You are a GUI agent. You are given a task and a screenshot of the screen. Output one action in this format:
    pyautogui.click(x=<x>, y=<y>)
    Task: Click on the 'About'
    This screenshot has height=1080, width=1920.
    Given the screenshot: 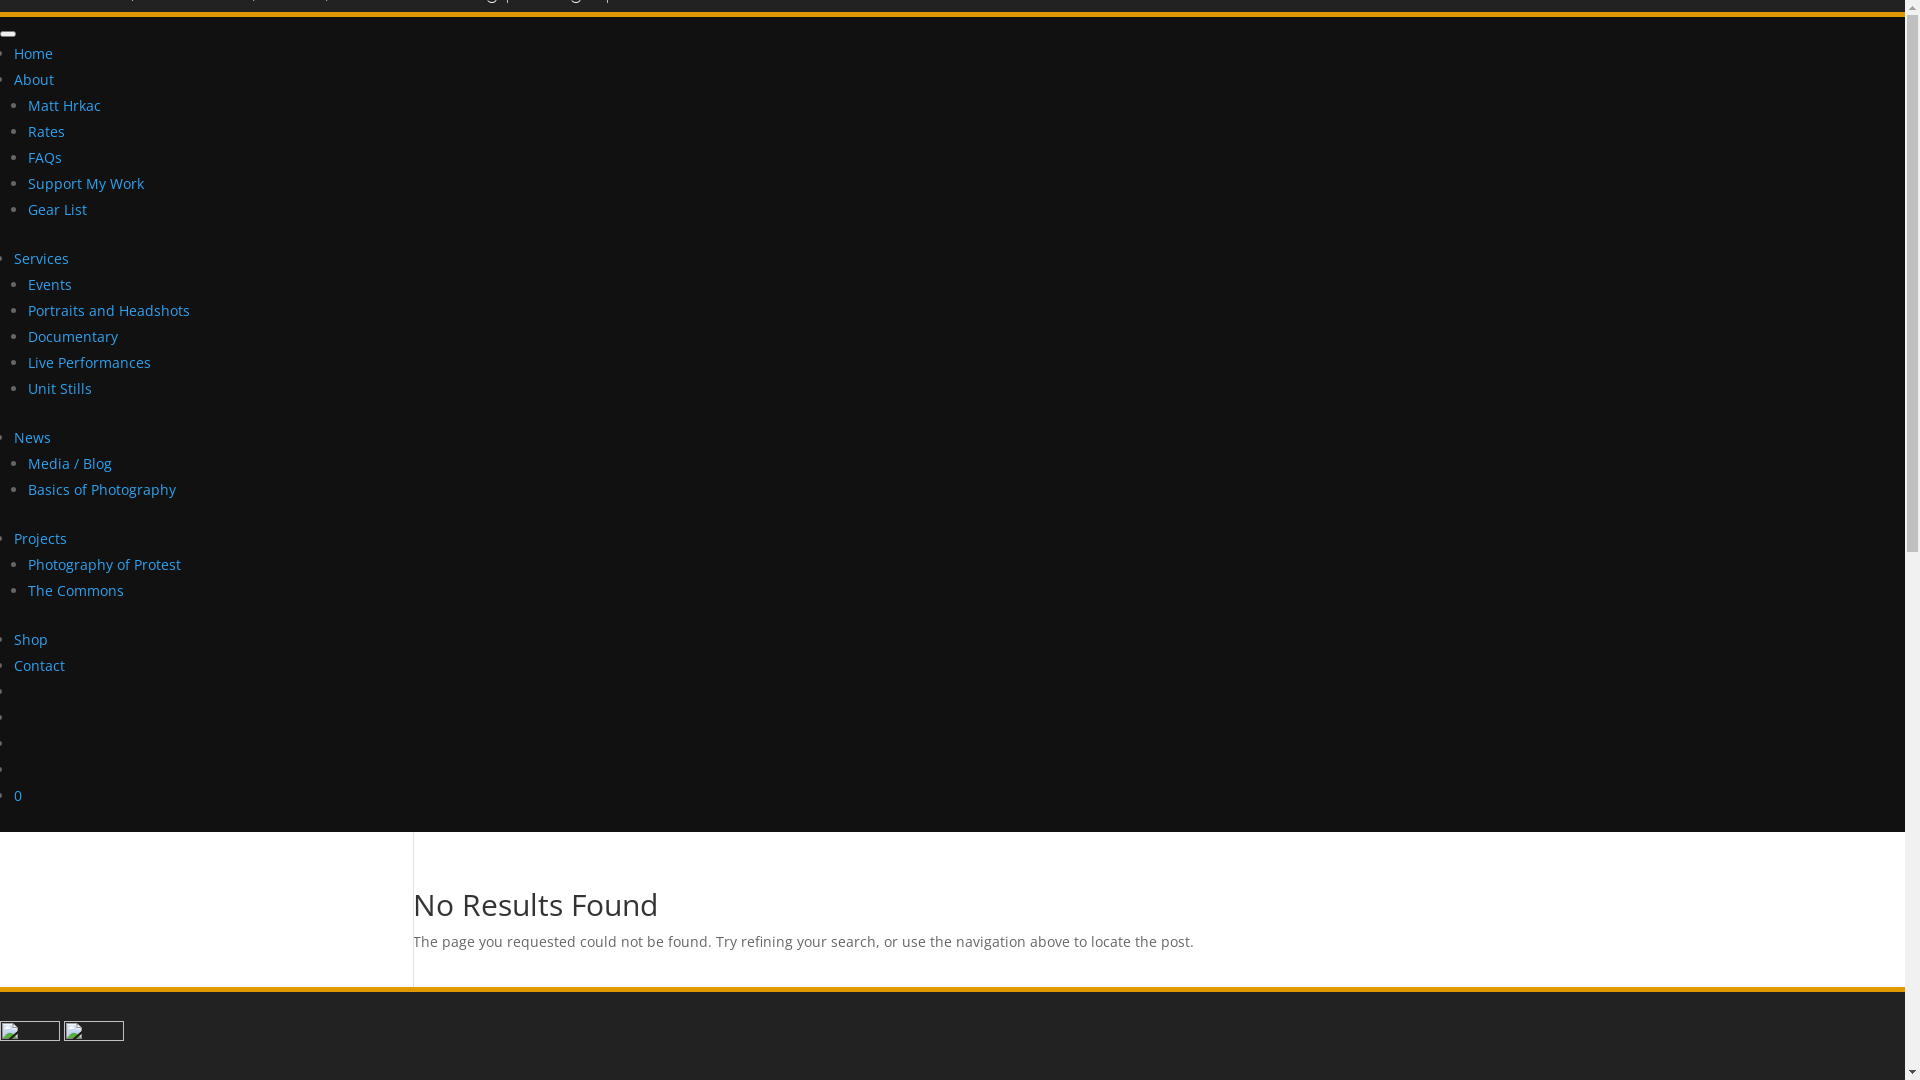 What is the action you would take?
    pyautogui.click(x=33, y=78)
    